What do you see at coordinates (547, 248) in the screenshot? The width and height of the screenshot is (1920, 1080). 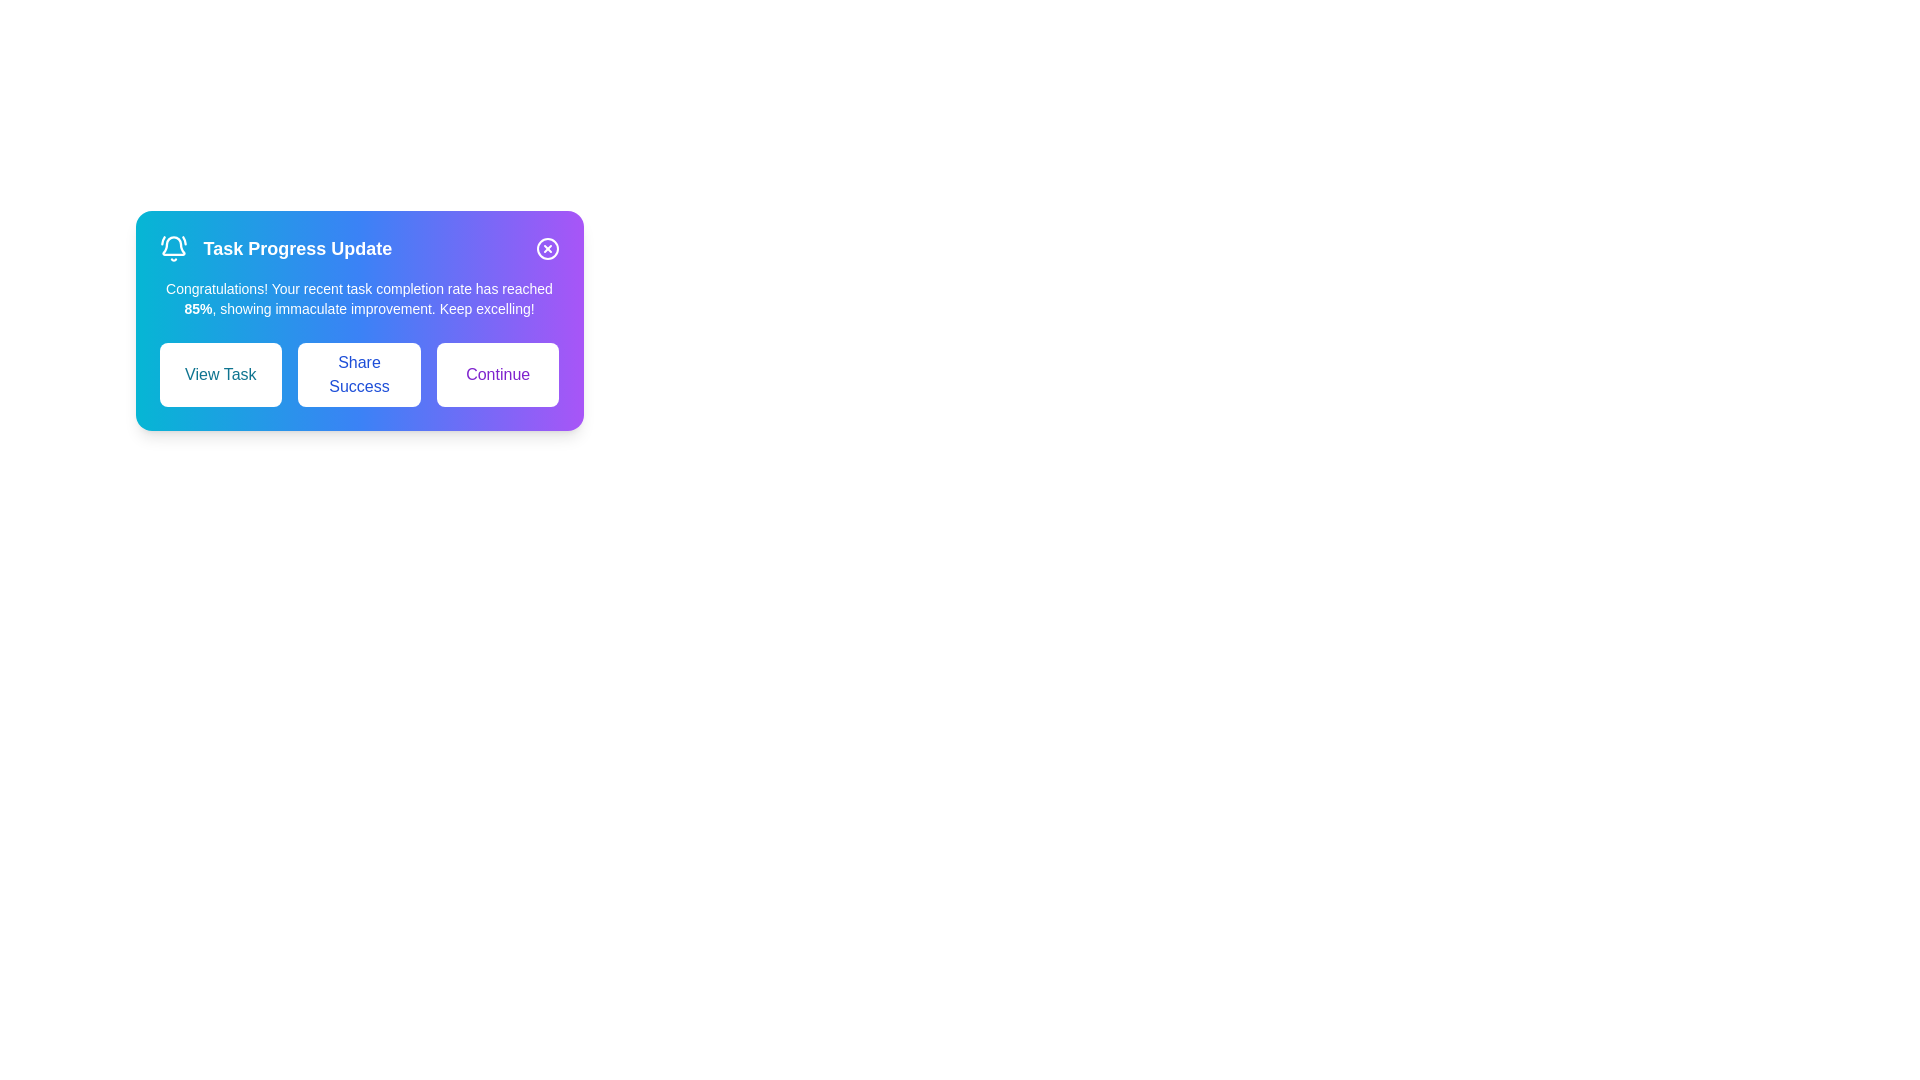 I see `the close button to dismiss the alert` at bounding box center [547, 248].